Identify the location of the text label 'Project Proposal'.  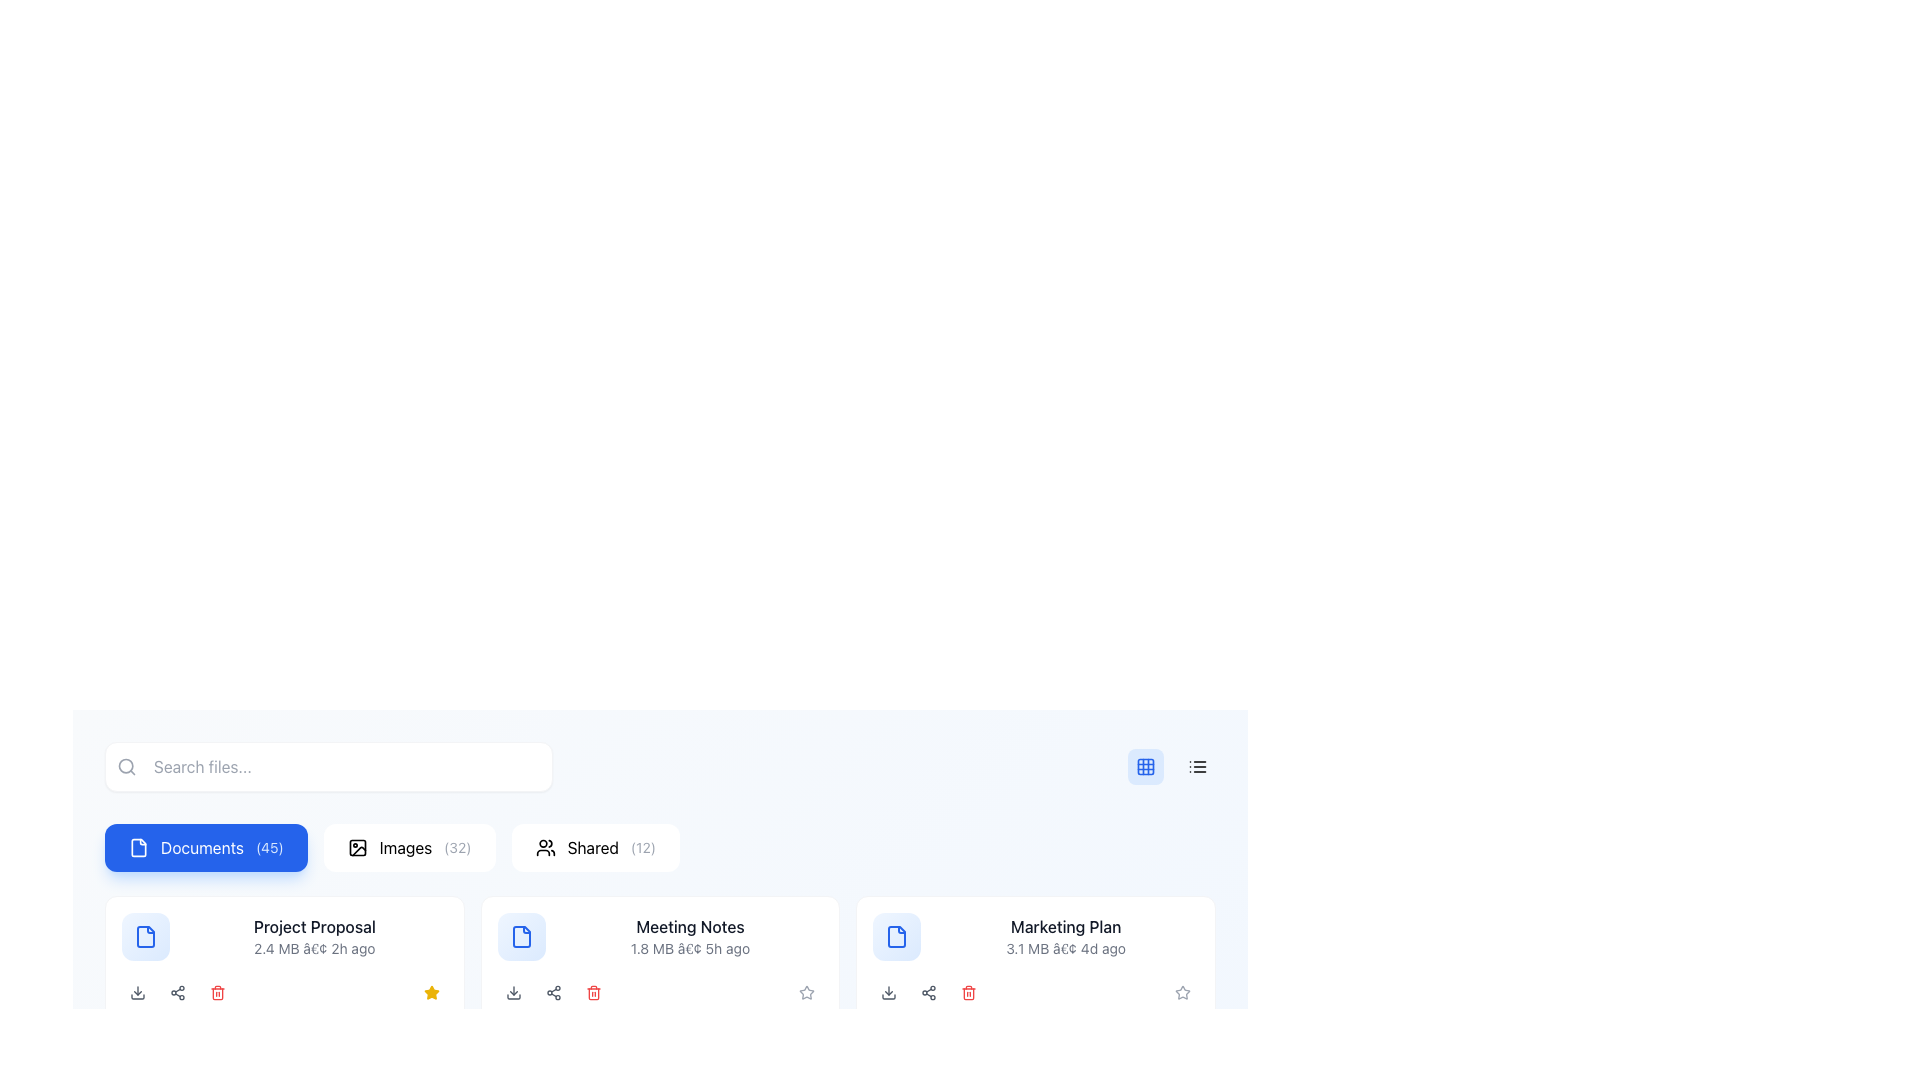
(313, 926).